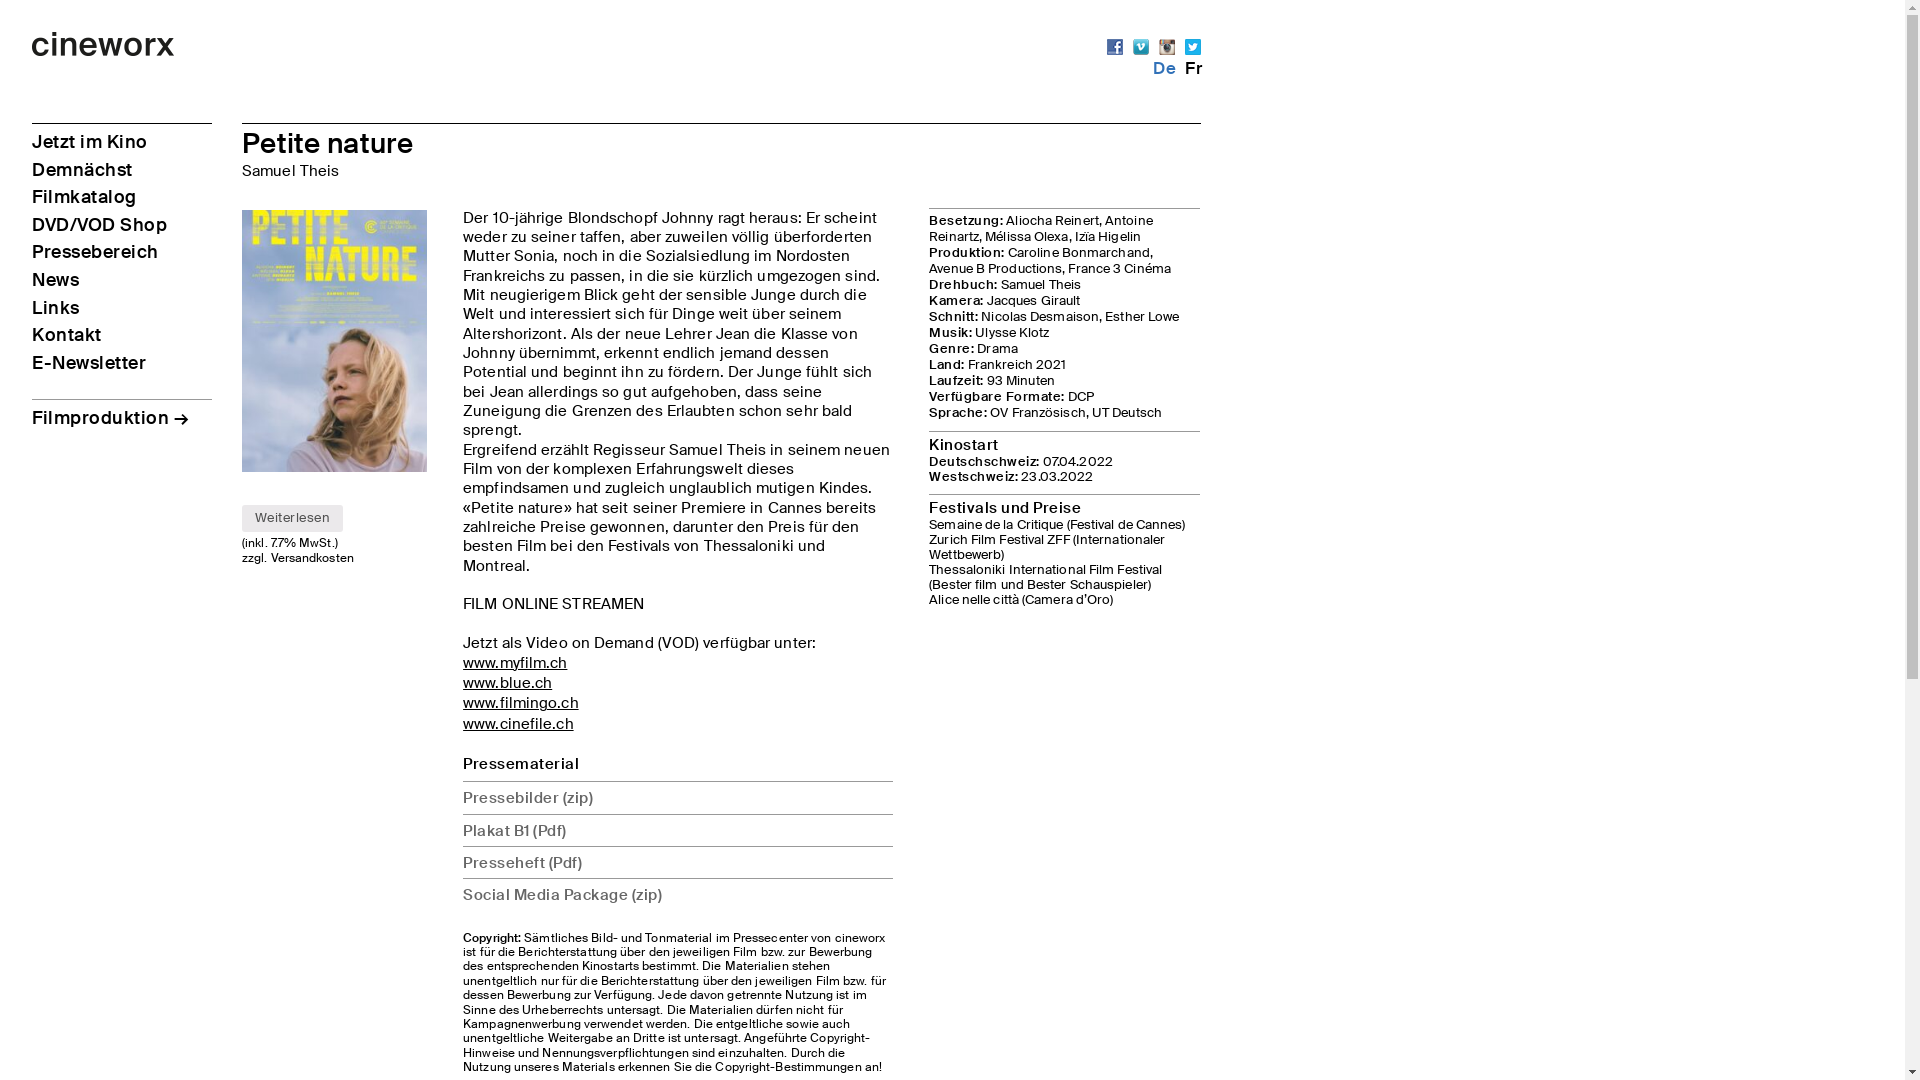 This screenshot has width=1920, height=1080. What do you see at coordinates (461, 723) in the screenshot?
I see `'www.cinefile.ch'` at bounding box center [461, 723].